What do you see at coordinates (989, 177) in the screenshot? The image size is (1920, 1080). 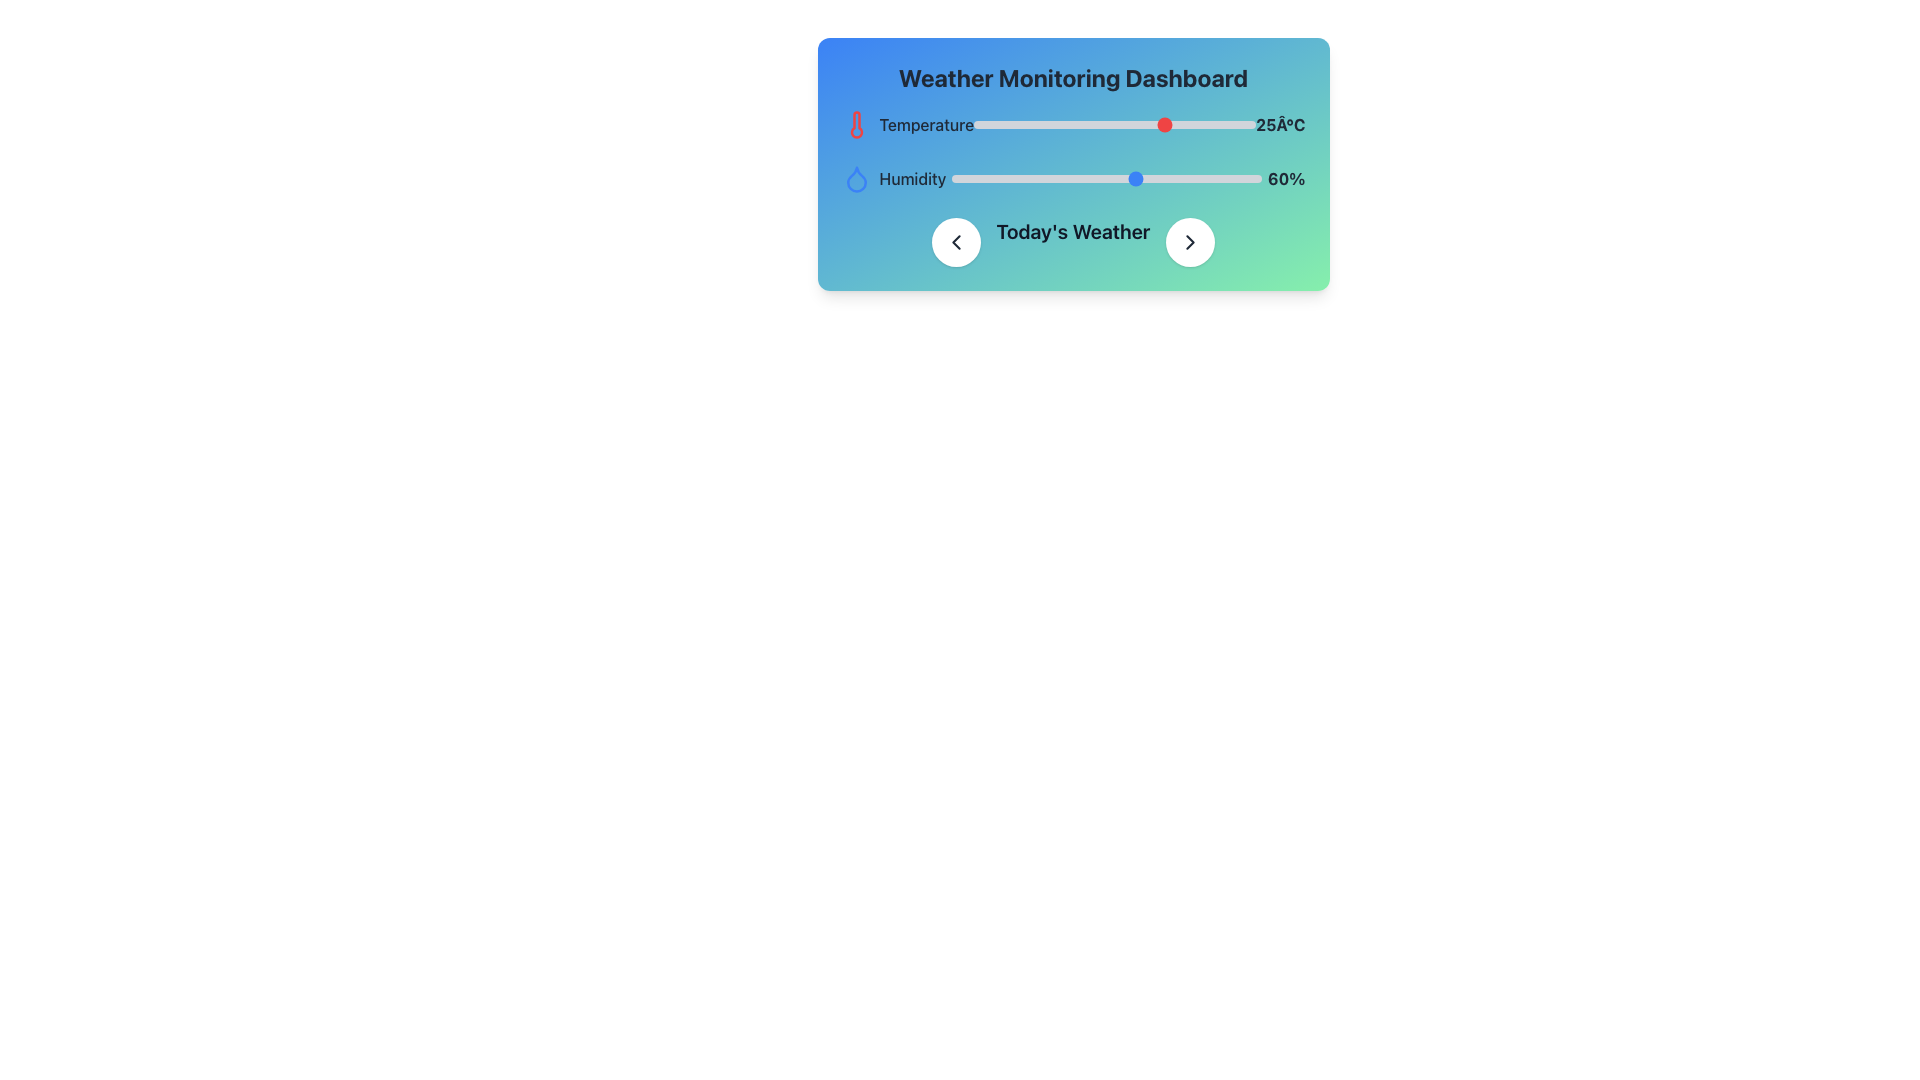 I see `humidity` at bounding box center [989, 177].